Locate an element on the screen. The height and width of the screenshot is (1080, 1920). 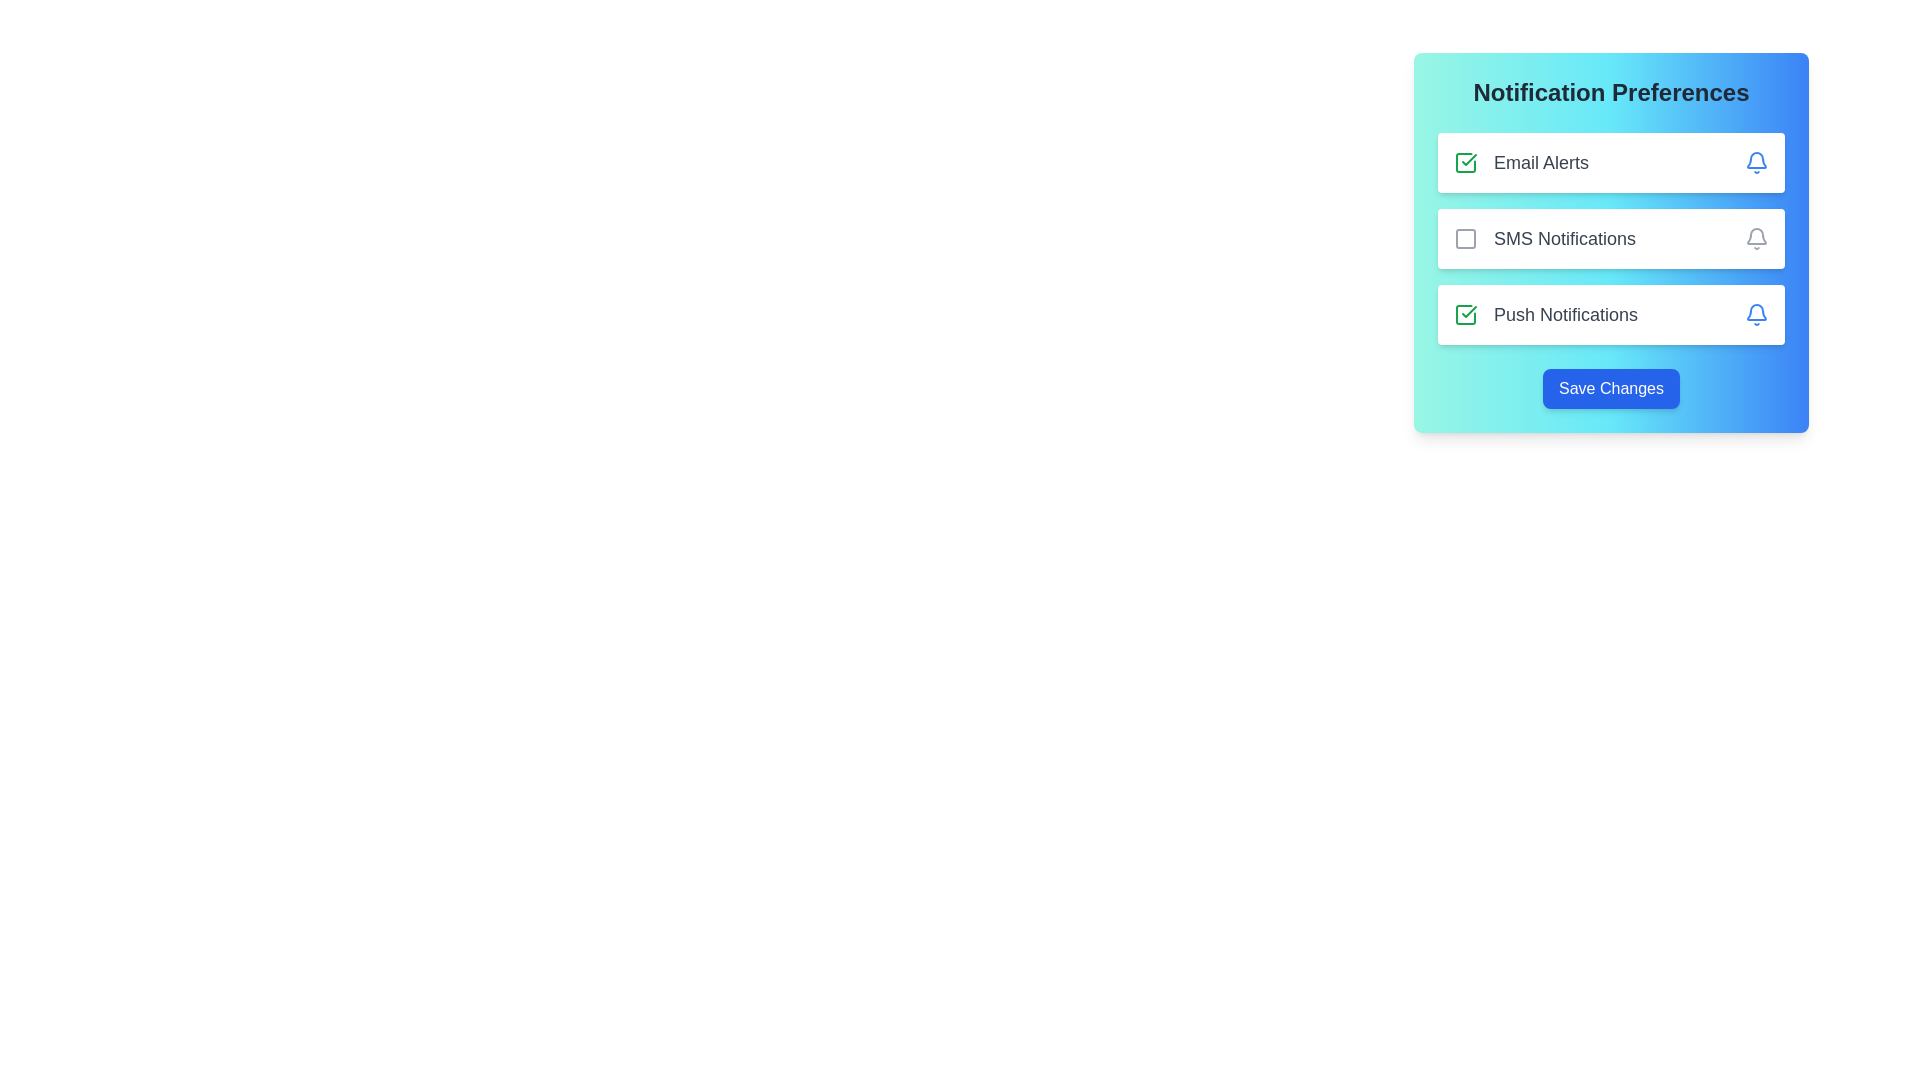
the bell icon at the far right side of the 'SMS Notifications' row to customize notification preferences is located at coordinates (1755, 238).